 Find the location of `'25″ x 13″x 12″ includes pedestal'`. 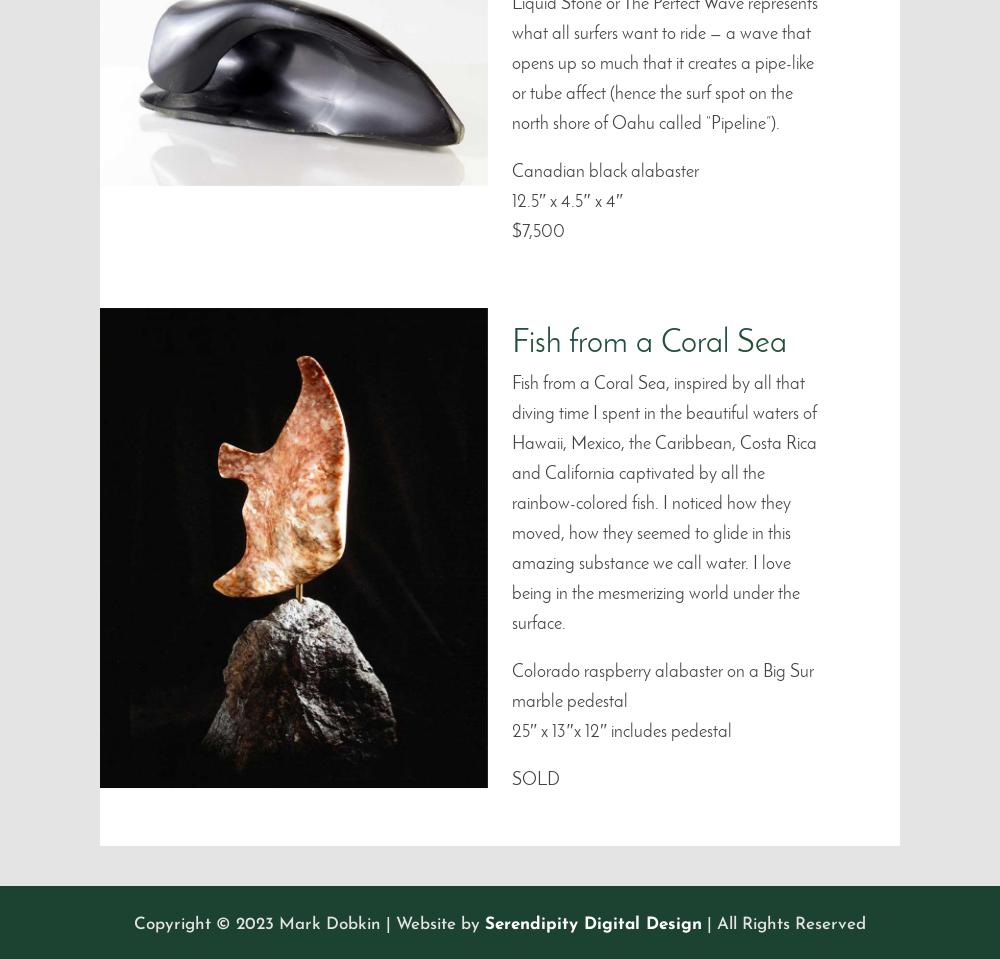

'25″ x 13″x 12″ includes pedestal' is located at coordinates (621, 730).